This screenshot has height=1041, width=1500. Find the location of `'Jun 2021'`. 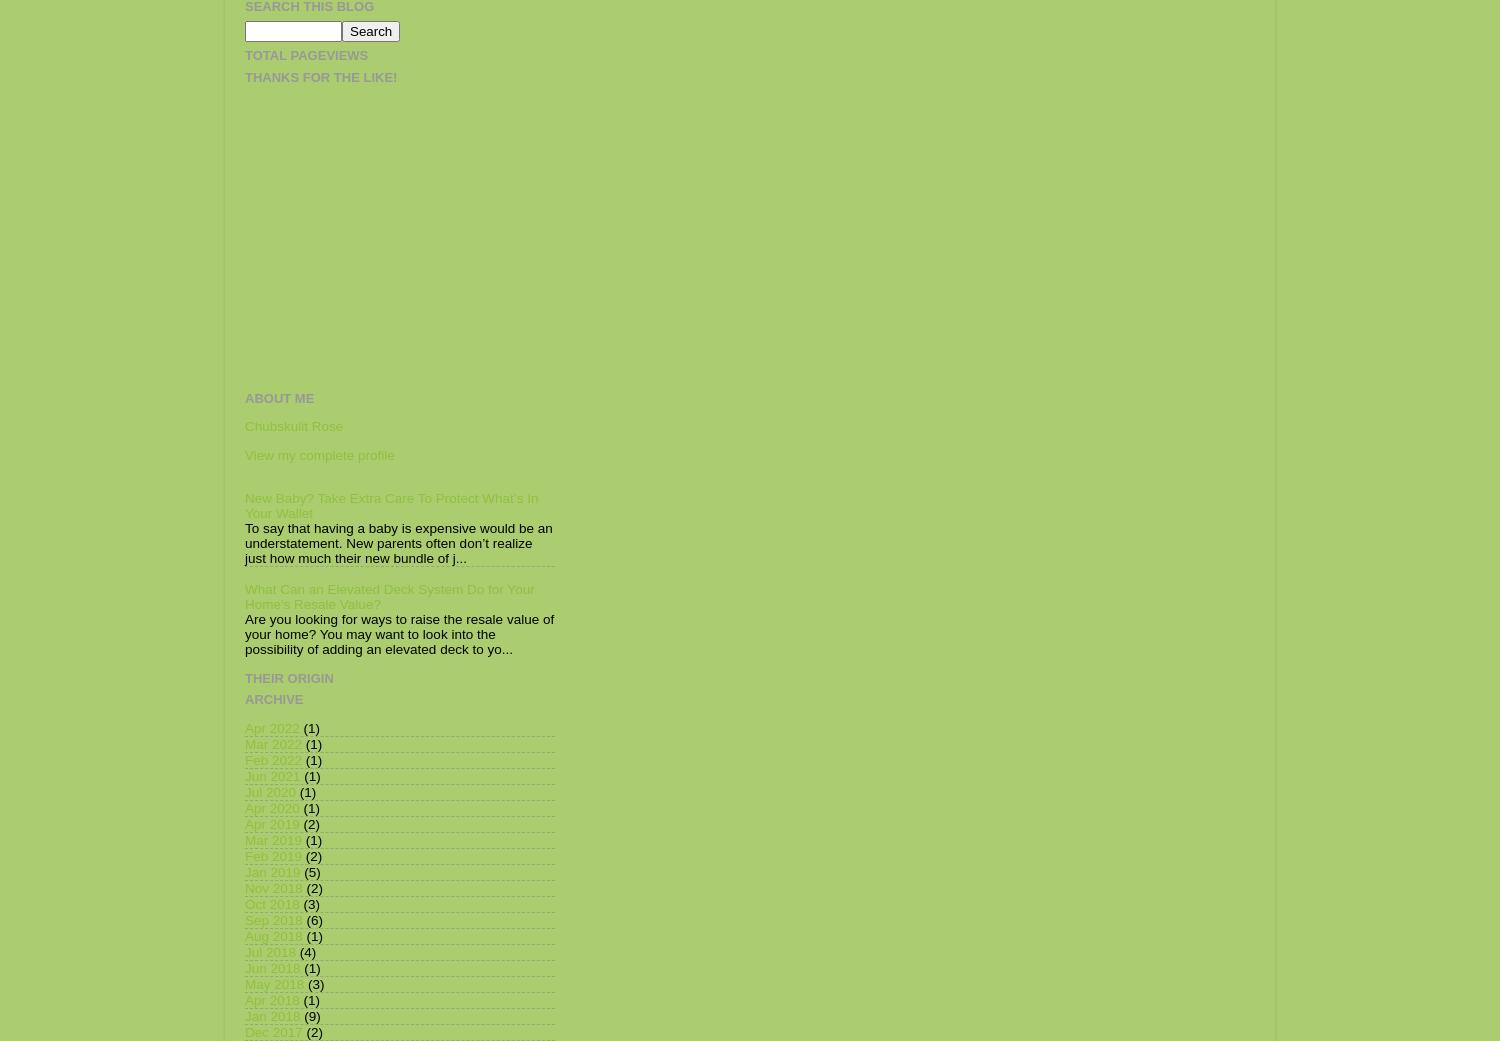

'Jun 2021' is located at coordinates (272, 775).